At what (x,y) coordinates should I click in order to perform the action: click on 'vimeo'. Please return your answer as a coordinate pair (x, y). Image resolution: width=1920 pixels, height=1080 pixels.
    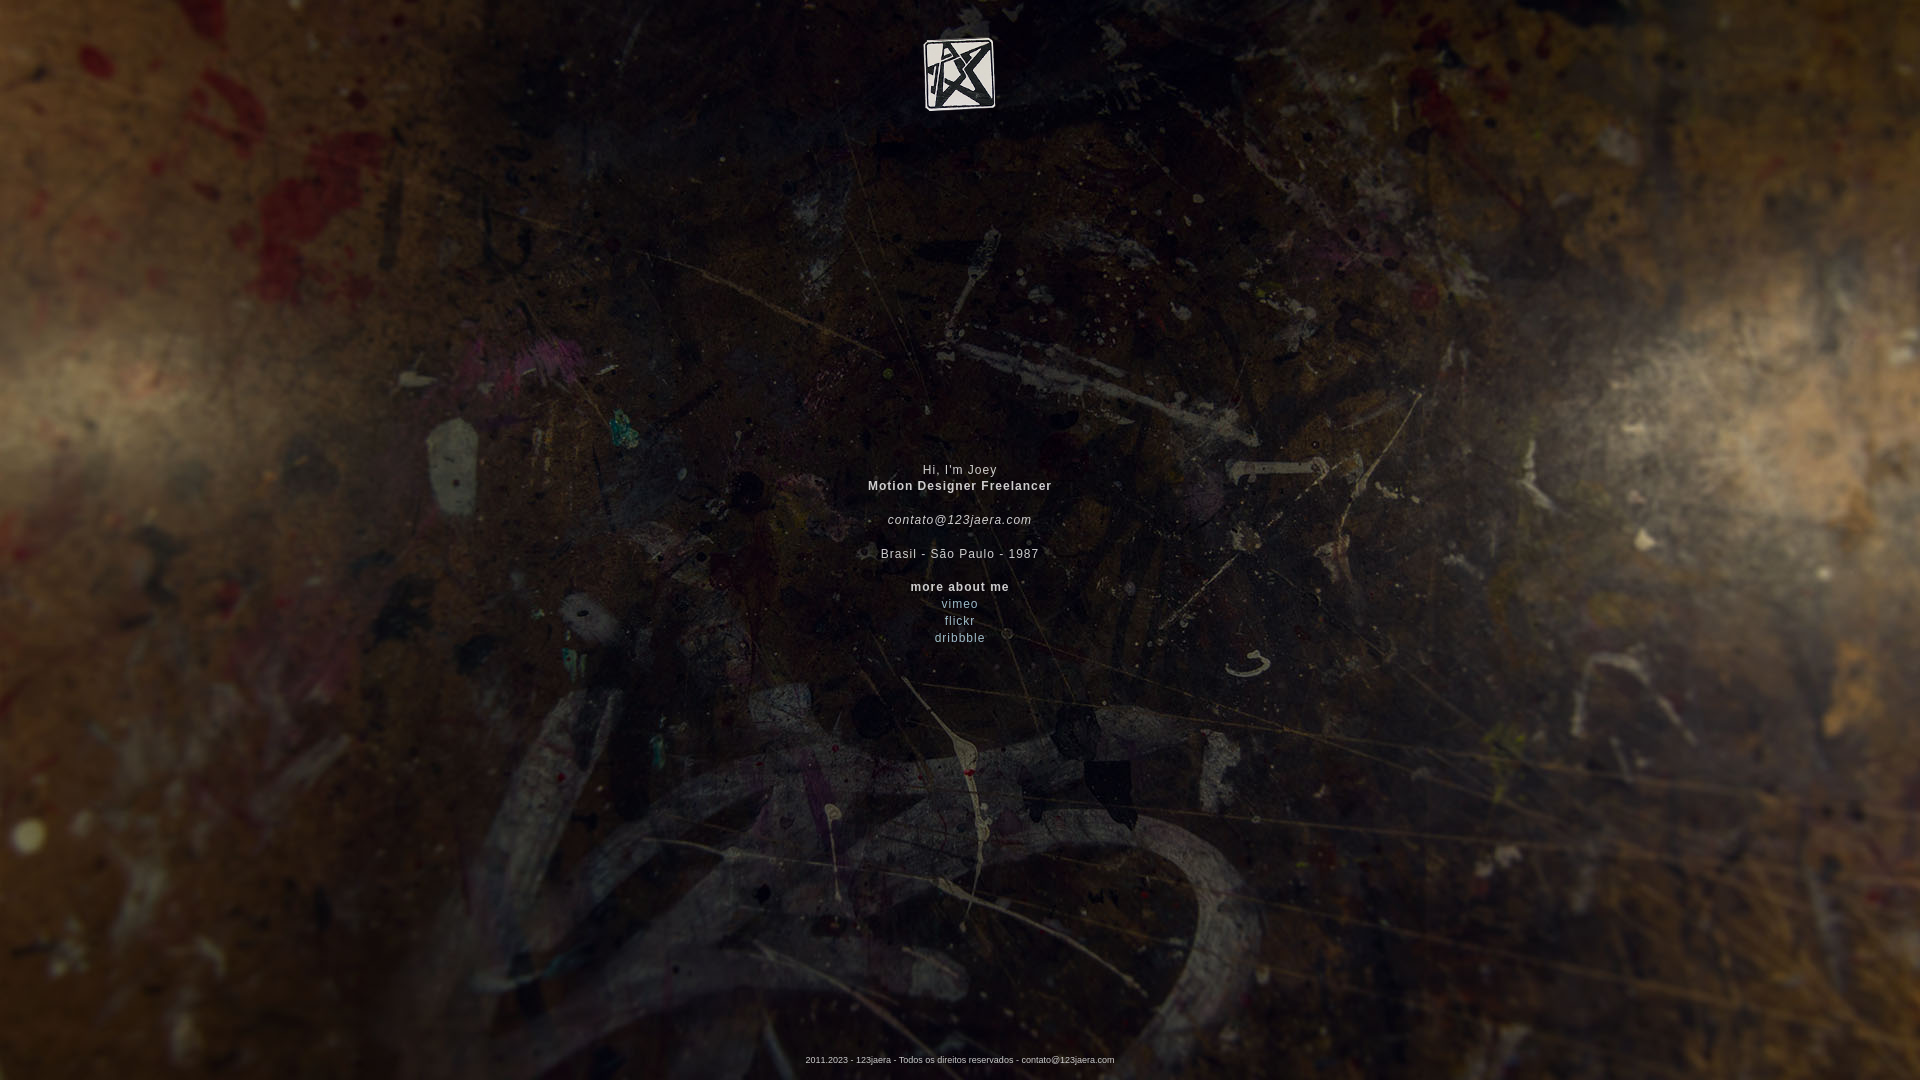
    Looking at the image, I should click on (958, 603).